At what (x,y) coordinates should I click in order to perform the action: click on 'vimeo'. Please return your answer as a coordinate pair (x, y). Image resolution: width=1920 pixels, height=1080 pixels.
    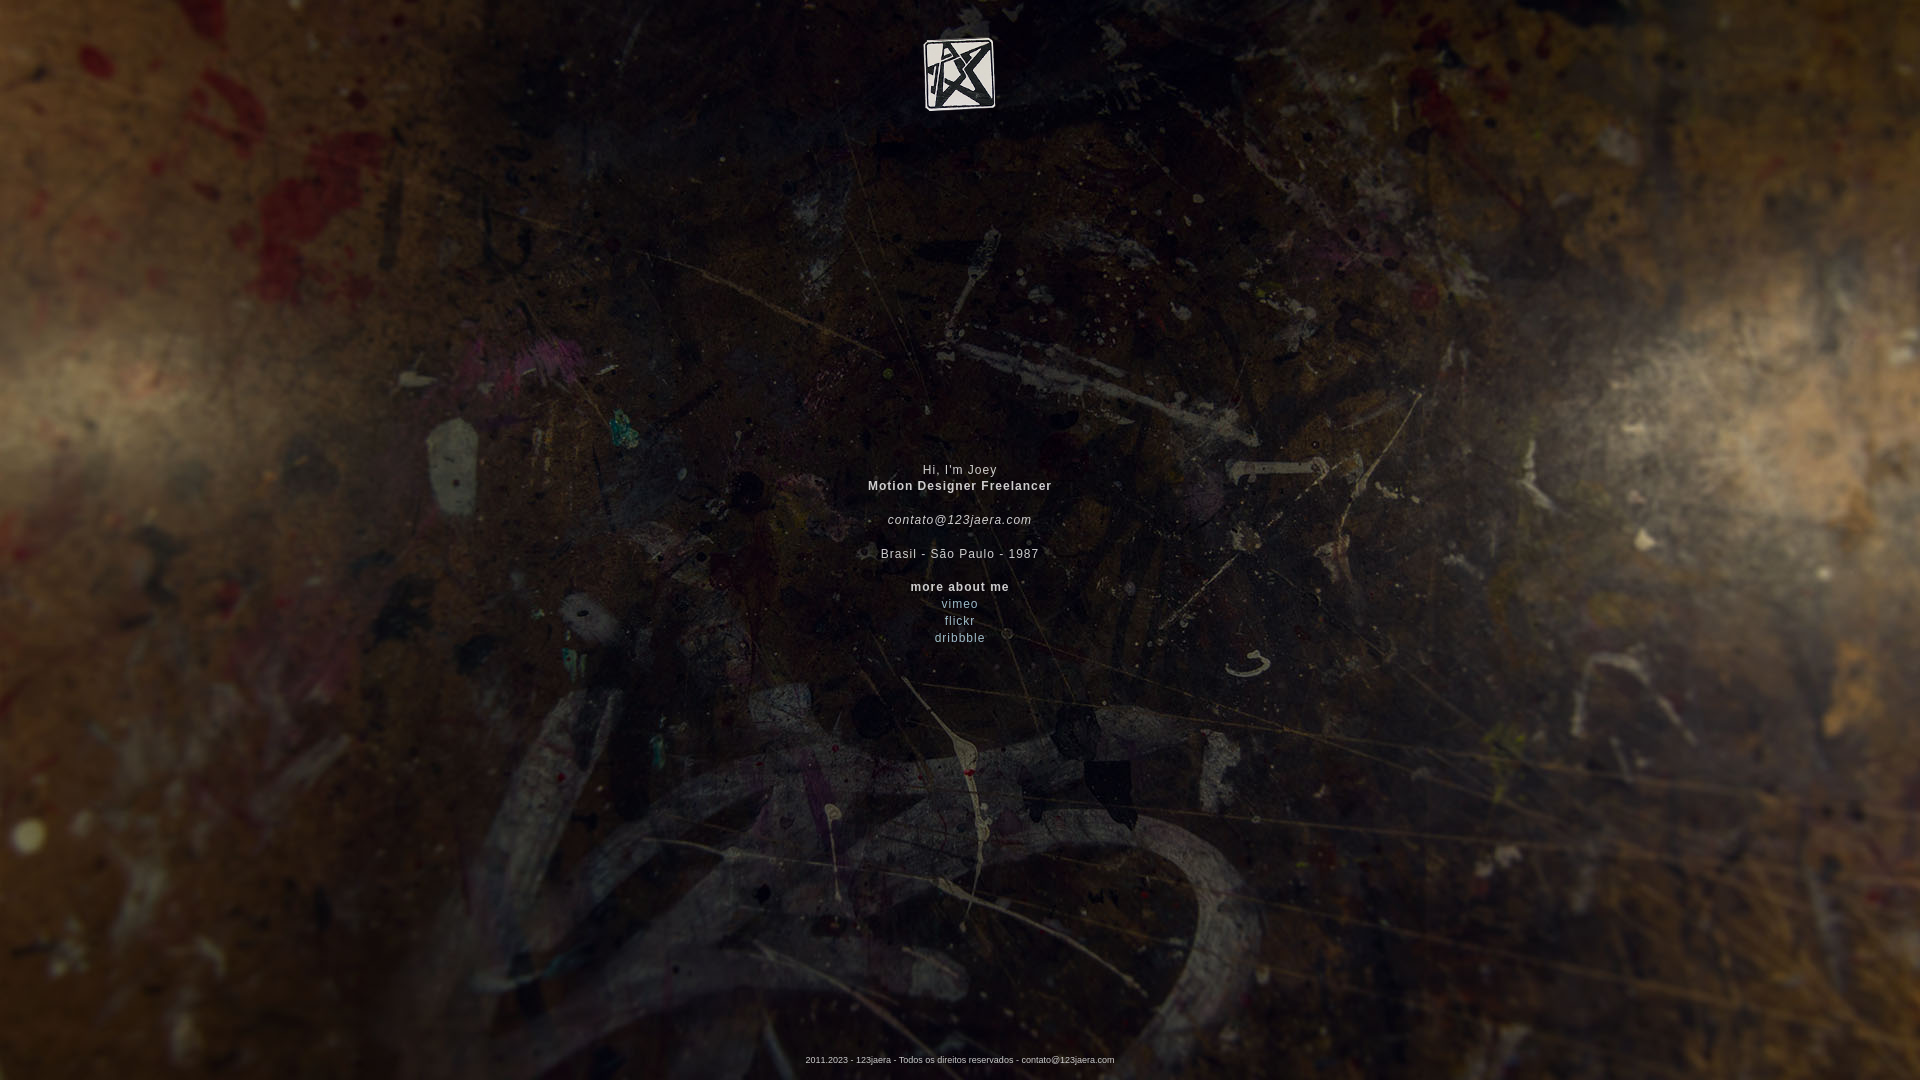
    Looking at the image, I should click on (958, 603).